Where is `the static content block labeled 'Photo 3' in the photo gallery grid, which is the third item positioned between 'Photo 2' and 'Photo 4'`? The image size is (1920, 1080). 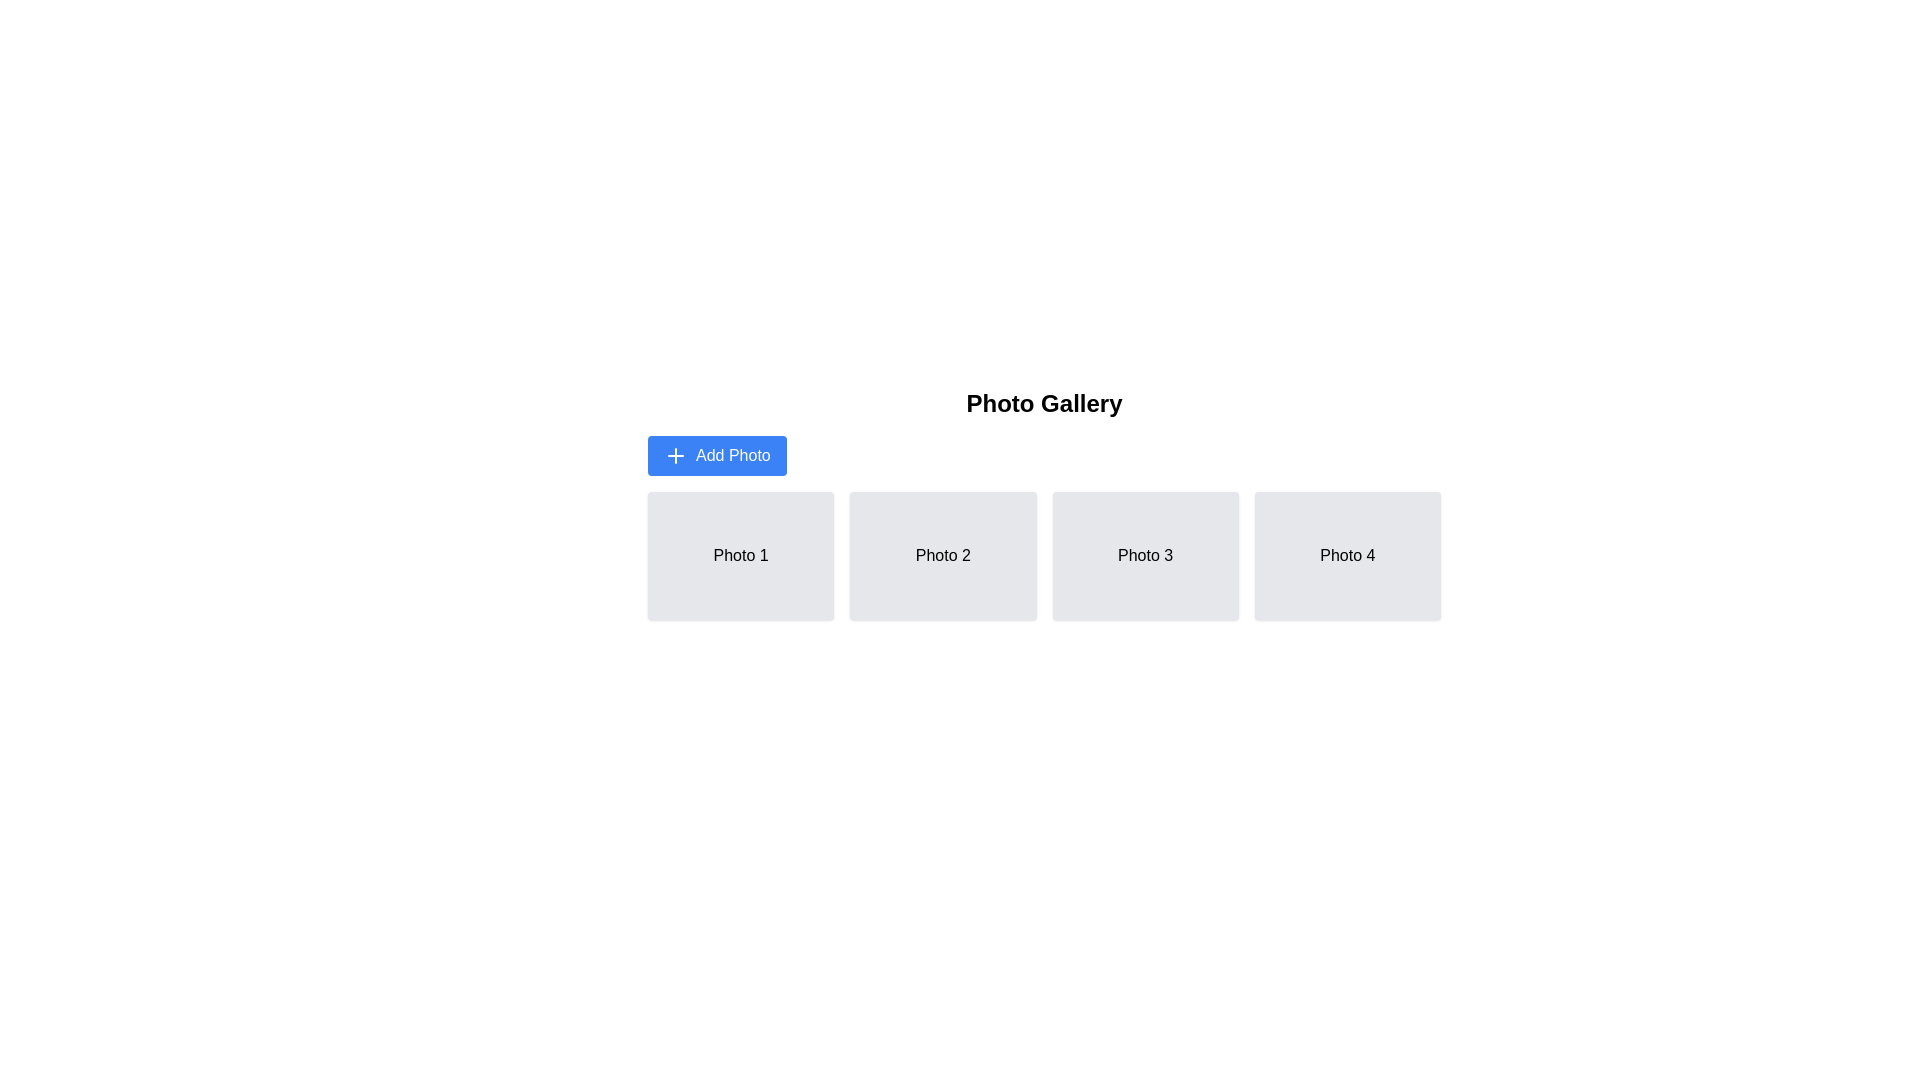 the static content block labeled 'Photo 3' in the photo gallery grid, which is the third item positioned between 'Photo 2' and 'Photo 4' is located at coordinates (1145, 555).